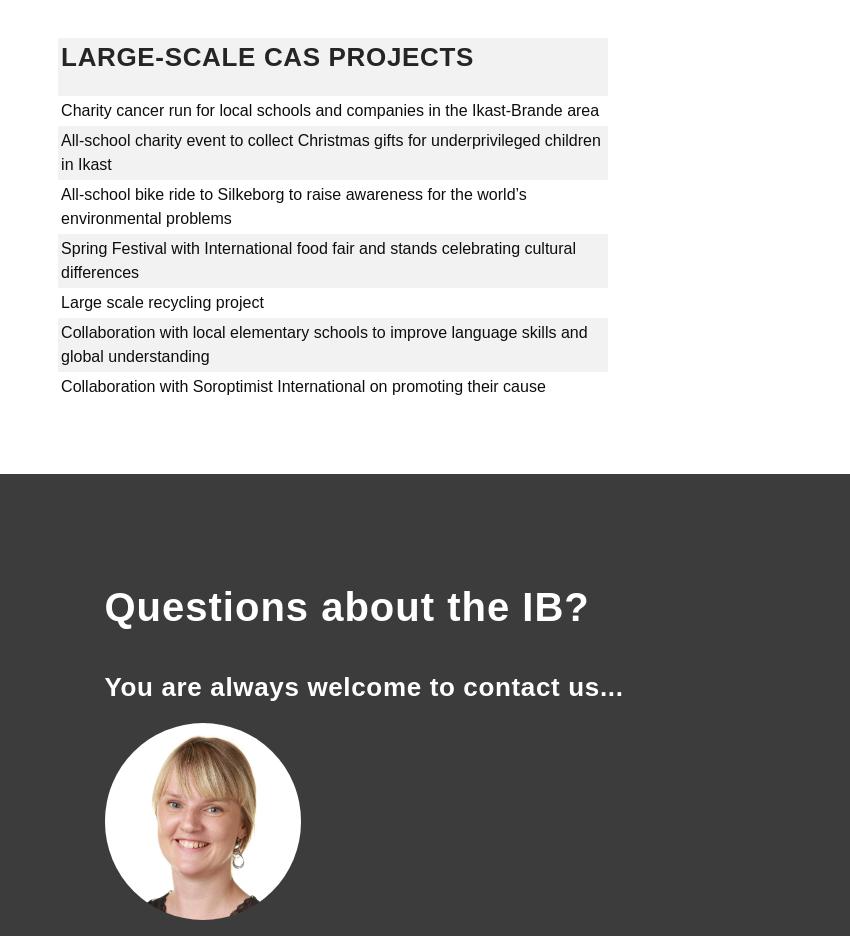  What do you see at coordinates (266, 57) in the screenshot?
I see `'LARGE-SCALE CAS PROJECTS'` at bounding box center [266, 57].